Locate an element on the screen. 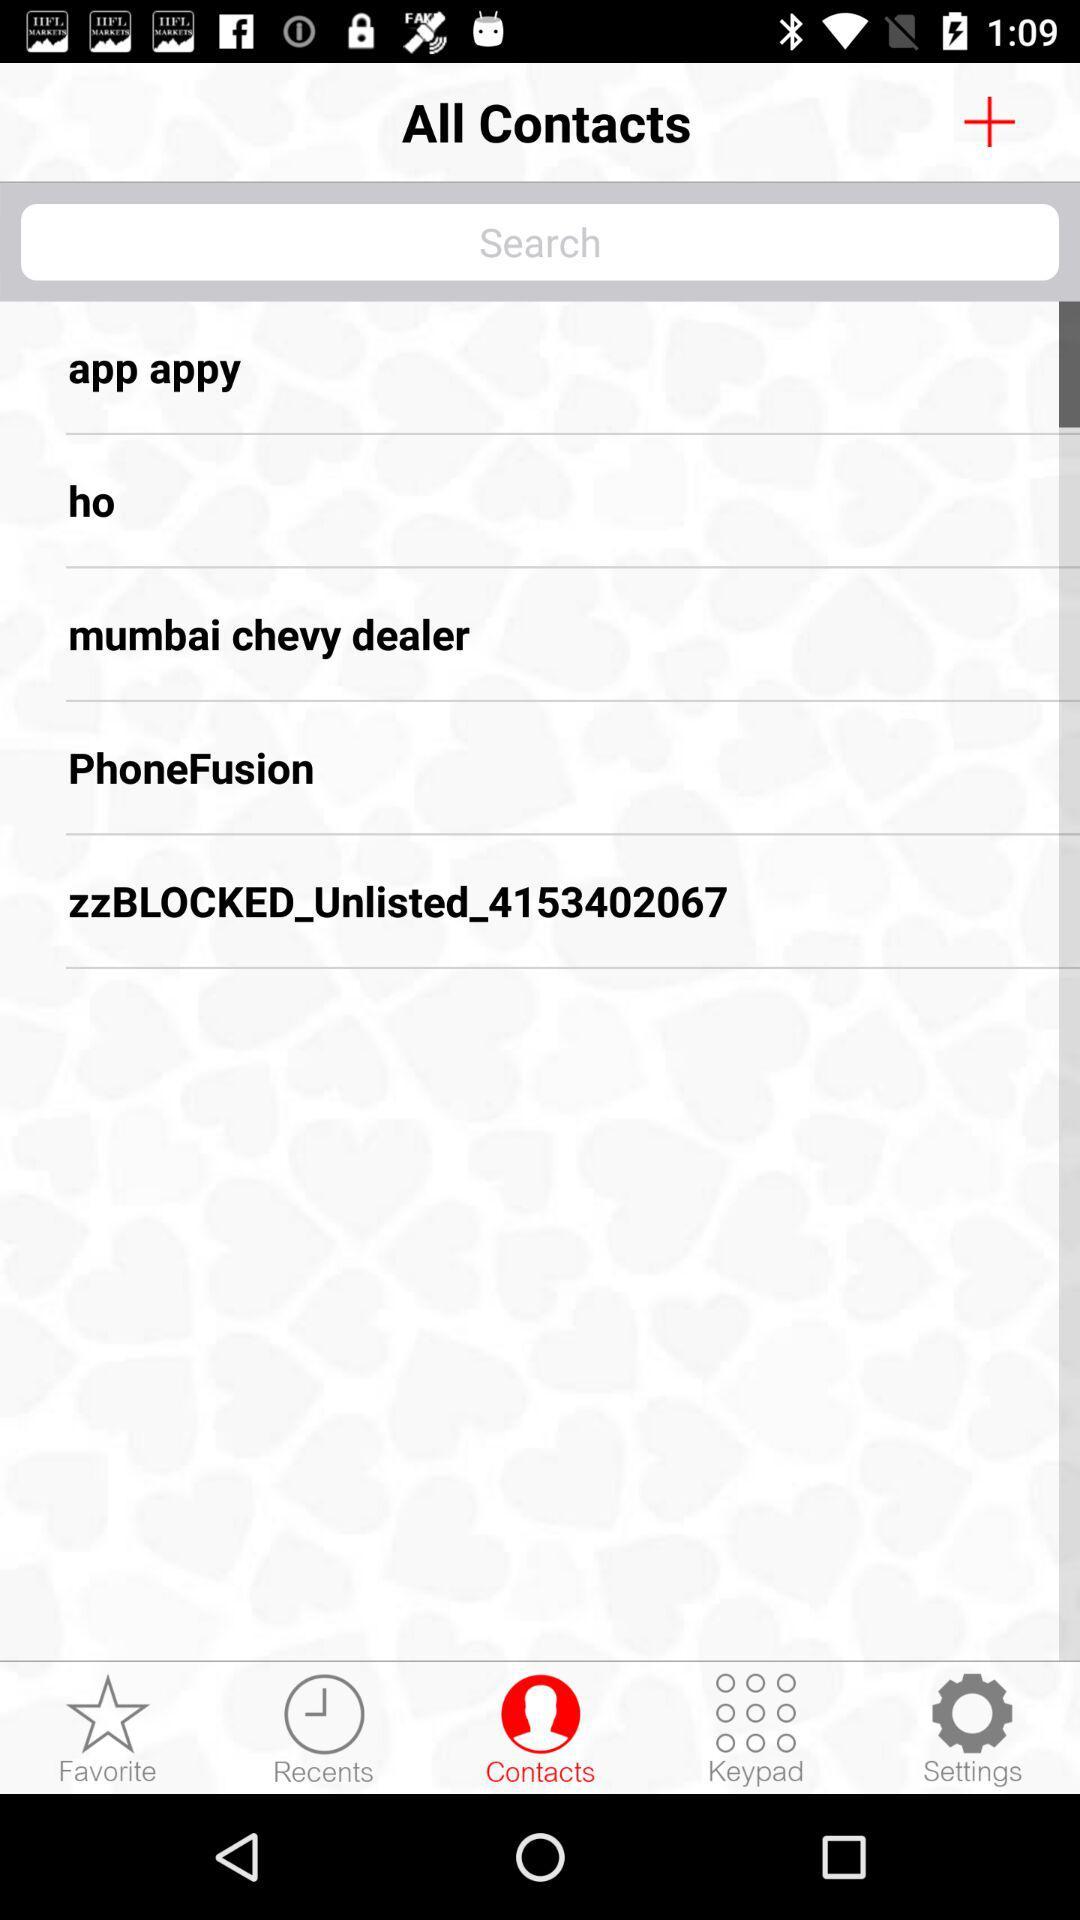 The width and height of the screenshot is (1080, 1920). recents is located at coordinates (323, 1728).